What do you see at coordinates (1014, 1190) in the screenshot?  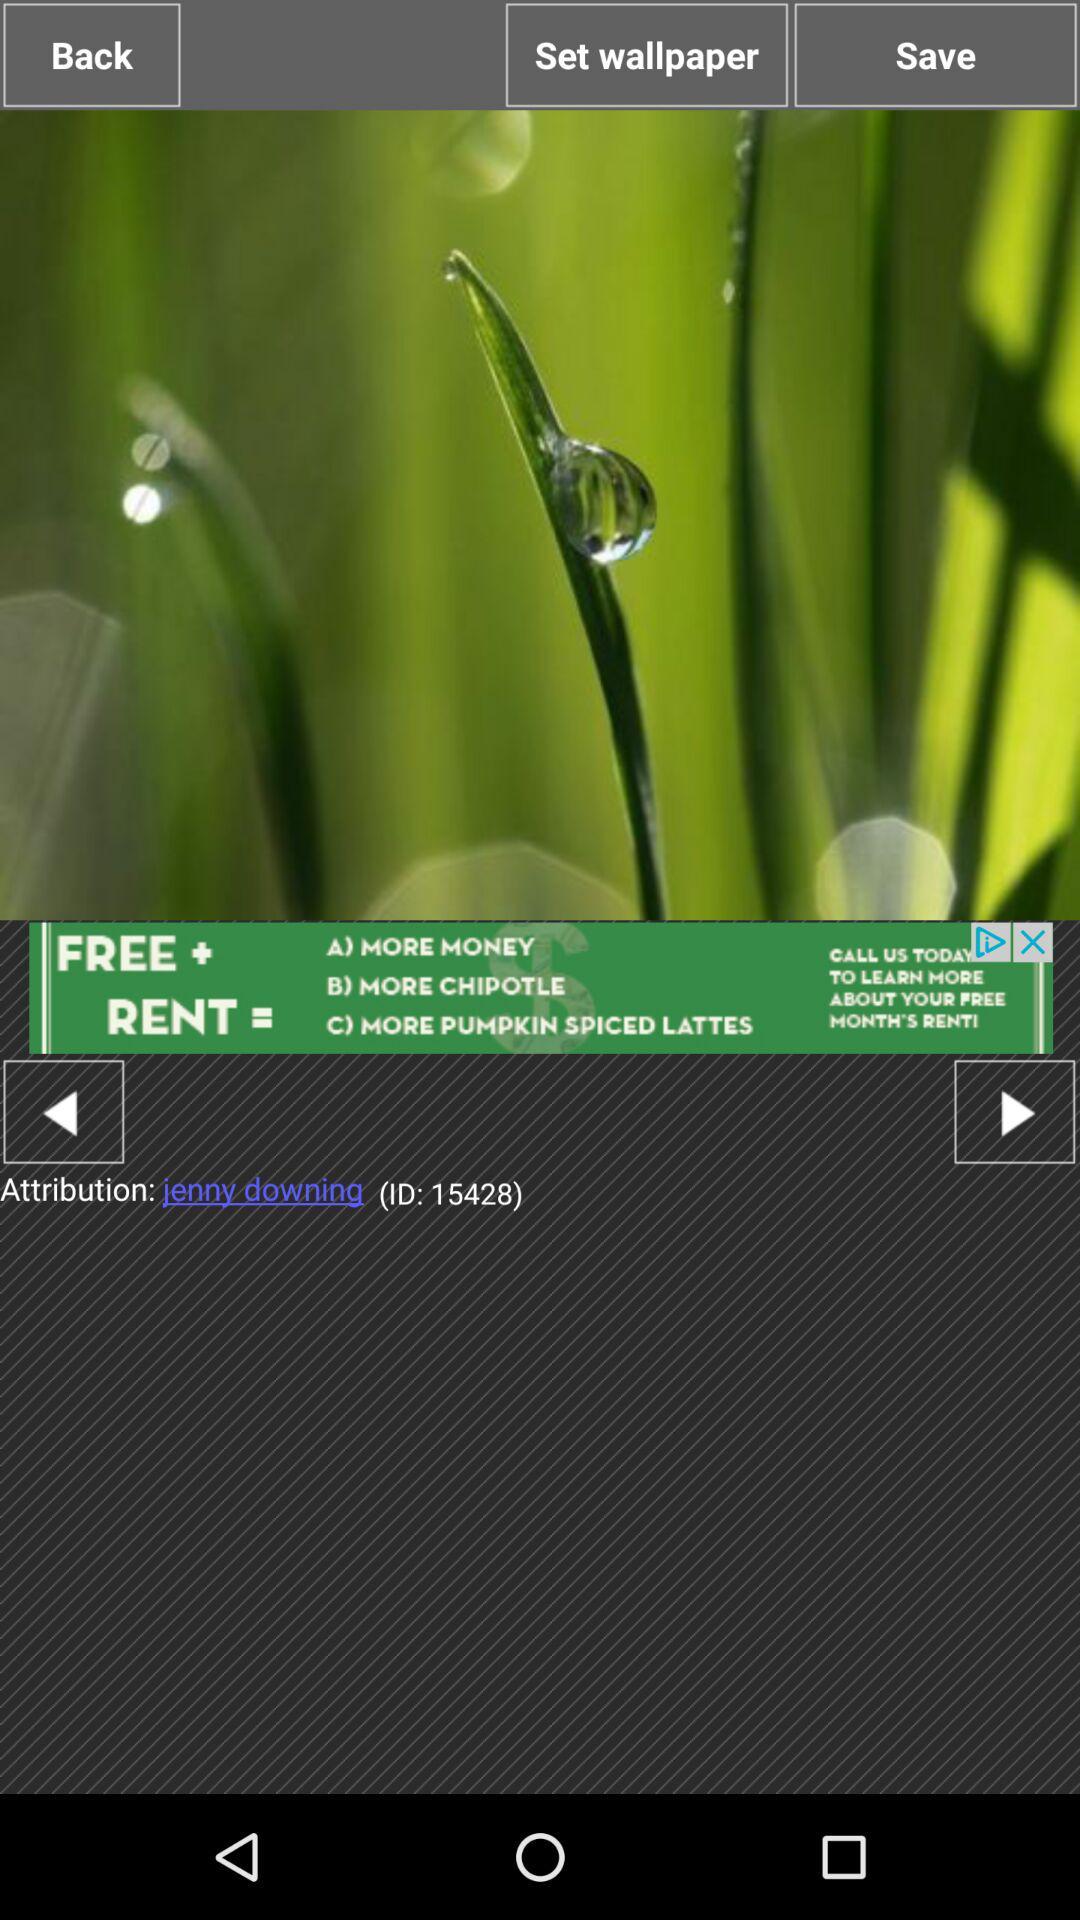 I see `the play icon` at bounding box center [1014, 1190].